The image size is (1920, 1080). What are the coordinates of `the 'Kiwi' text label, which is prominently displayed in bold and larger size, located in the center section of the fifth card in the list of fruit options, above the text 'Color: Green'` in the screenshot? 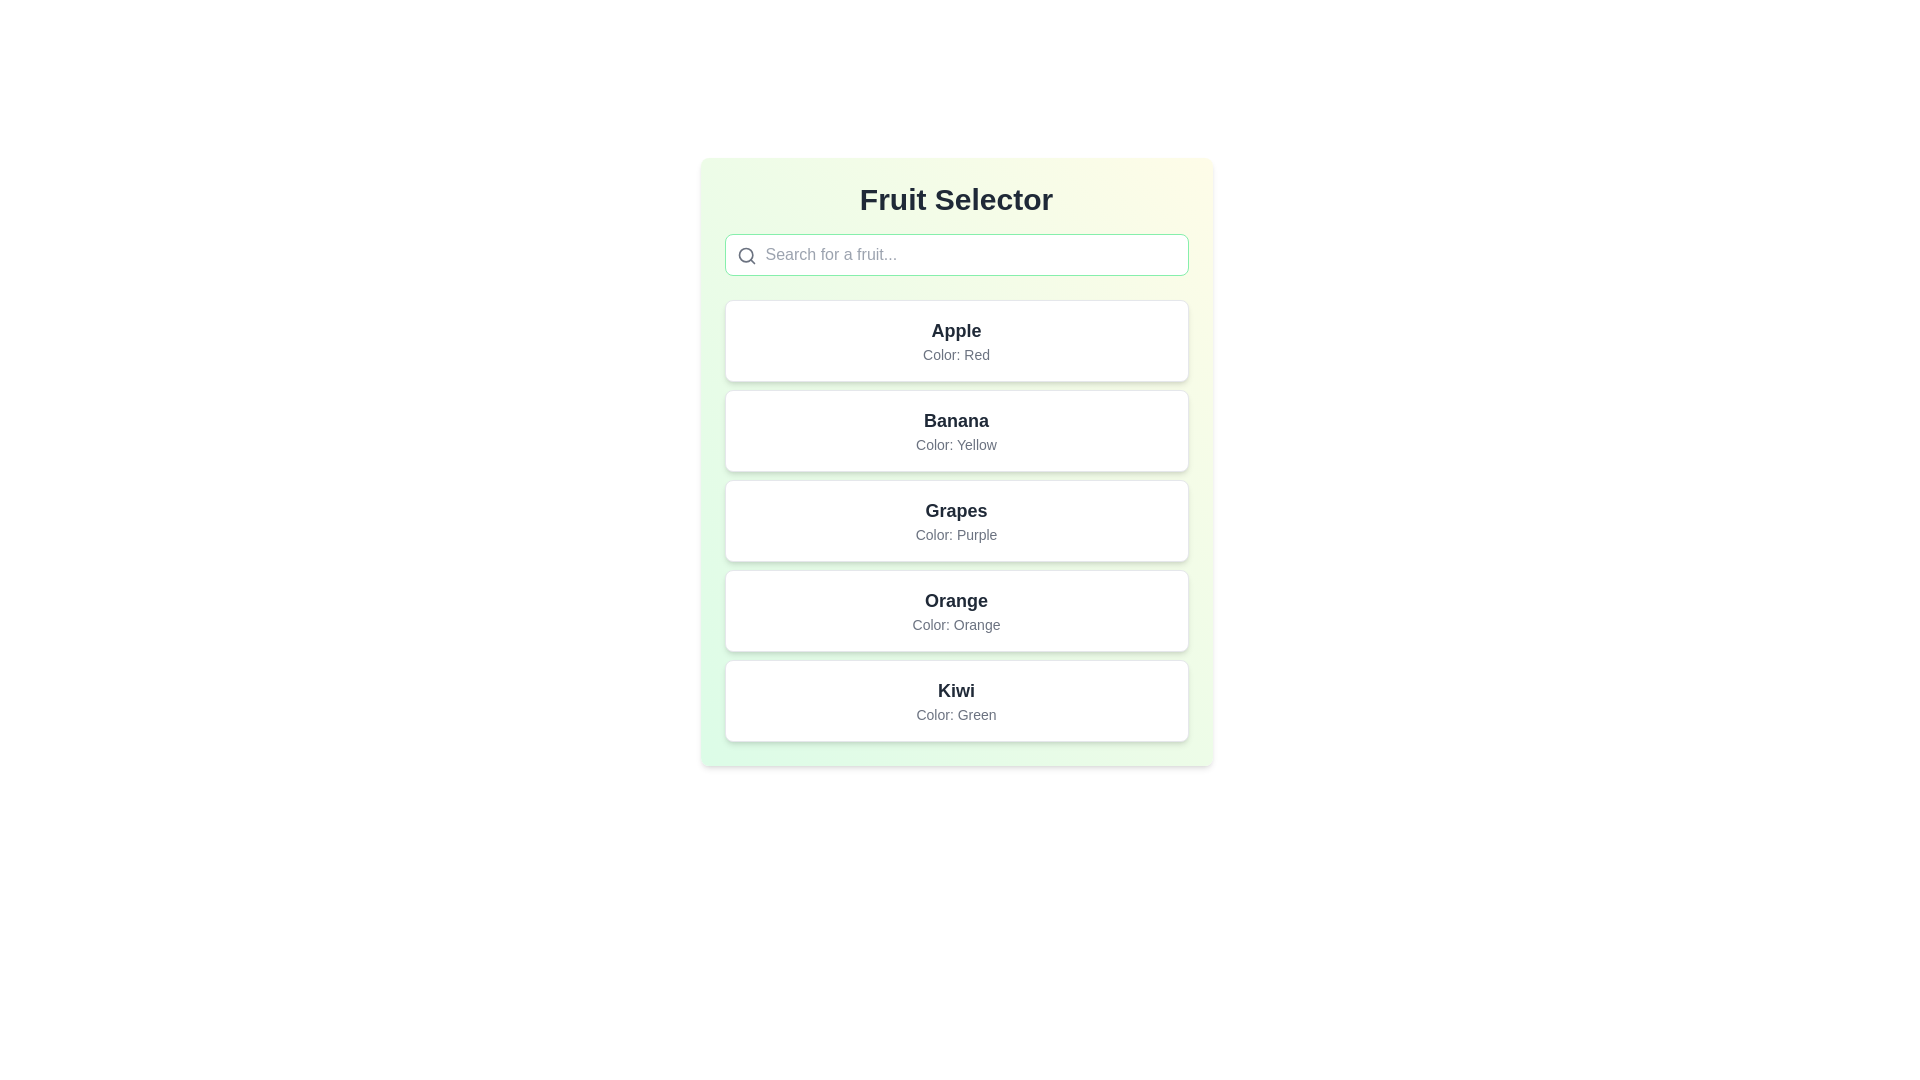 It's located at (955, 689).